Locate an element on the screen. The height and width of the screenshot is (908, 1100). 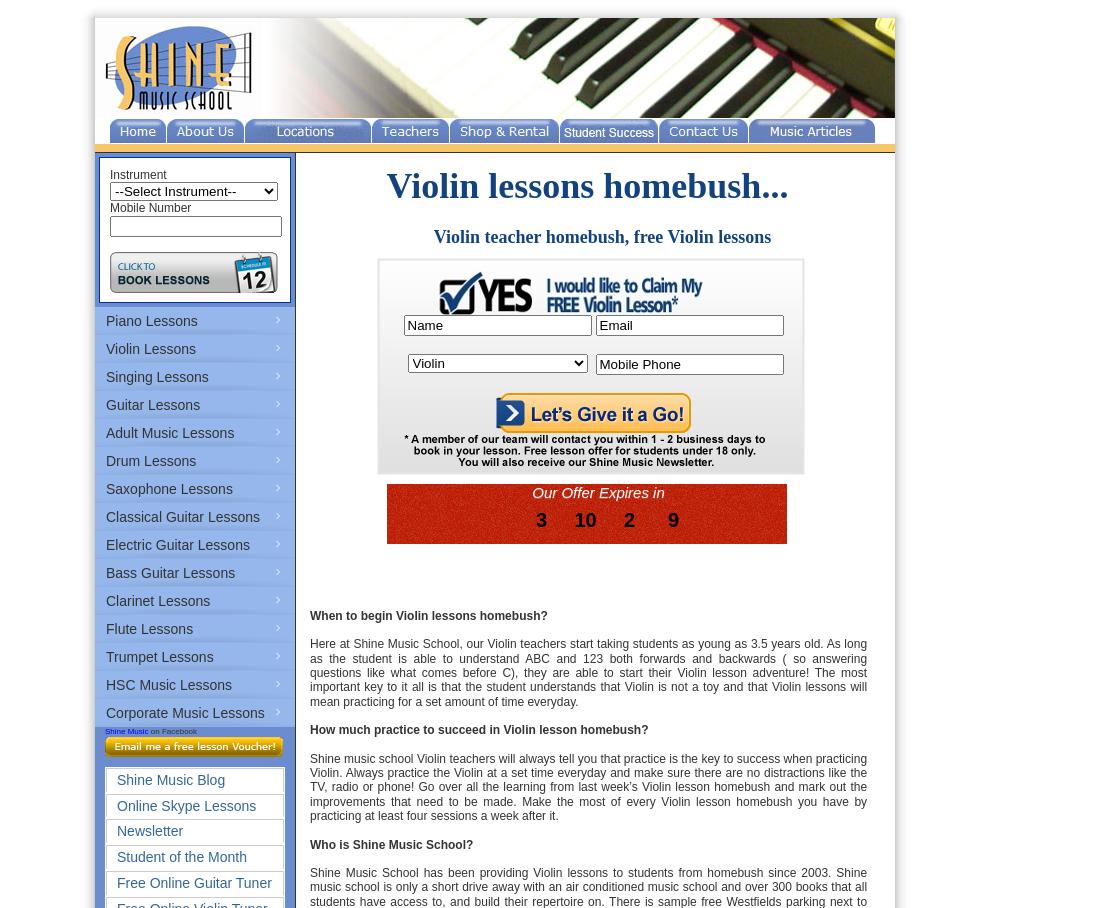
'Violin lessons homebush...' is located at coordinates (585, 184).